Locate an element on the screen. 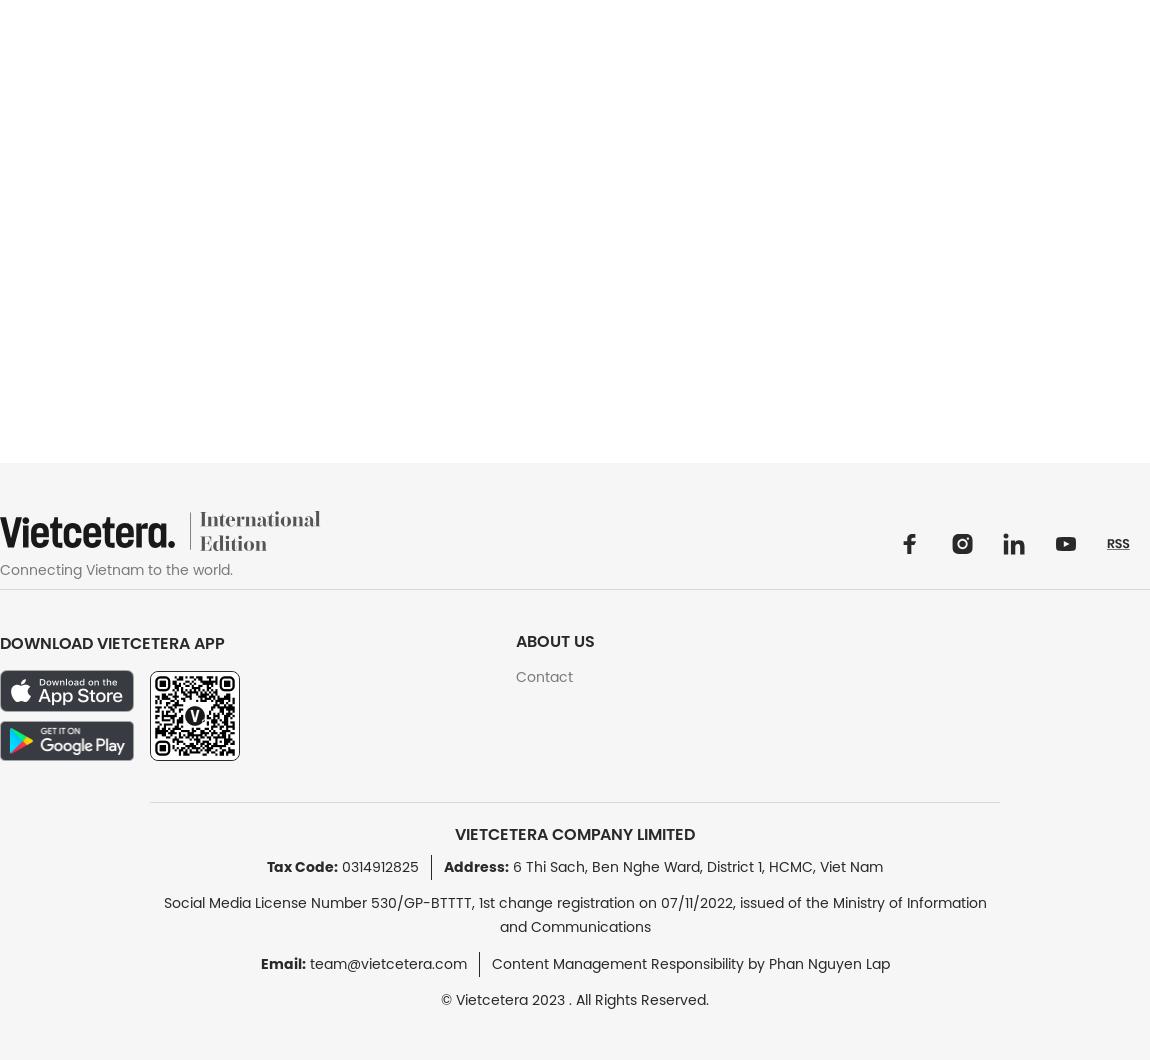 The height and width of the screenshot is (1060, 1150). 'Phan Nguyen Lap' is located at coordinates (827, 962).